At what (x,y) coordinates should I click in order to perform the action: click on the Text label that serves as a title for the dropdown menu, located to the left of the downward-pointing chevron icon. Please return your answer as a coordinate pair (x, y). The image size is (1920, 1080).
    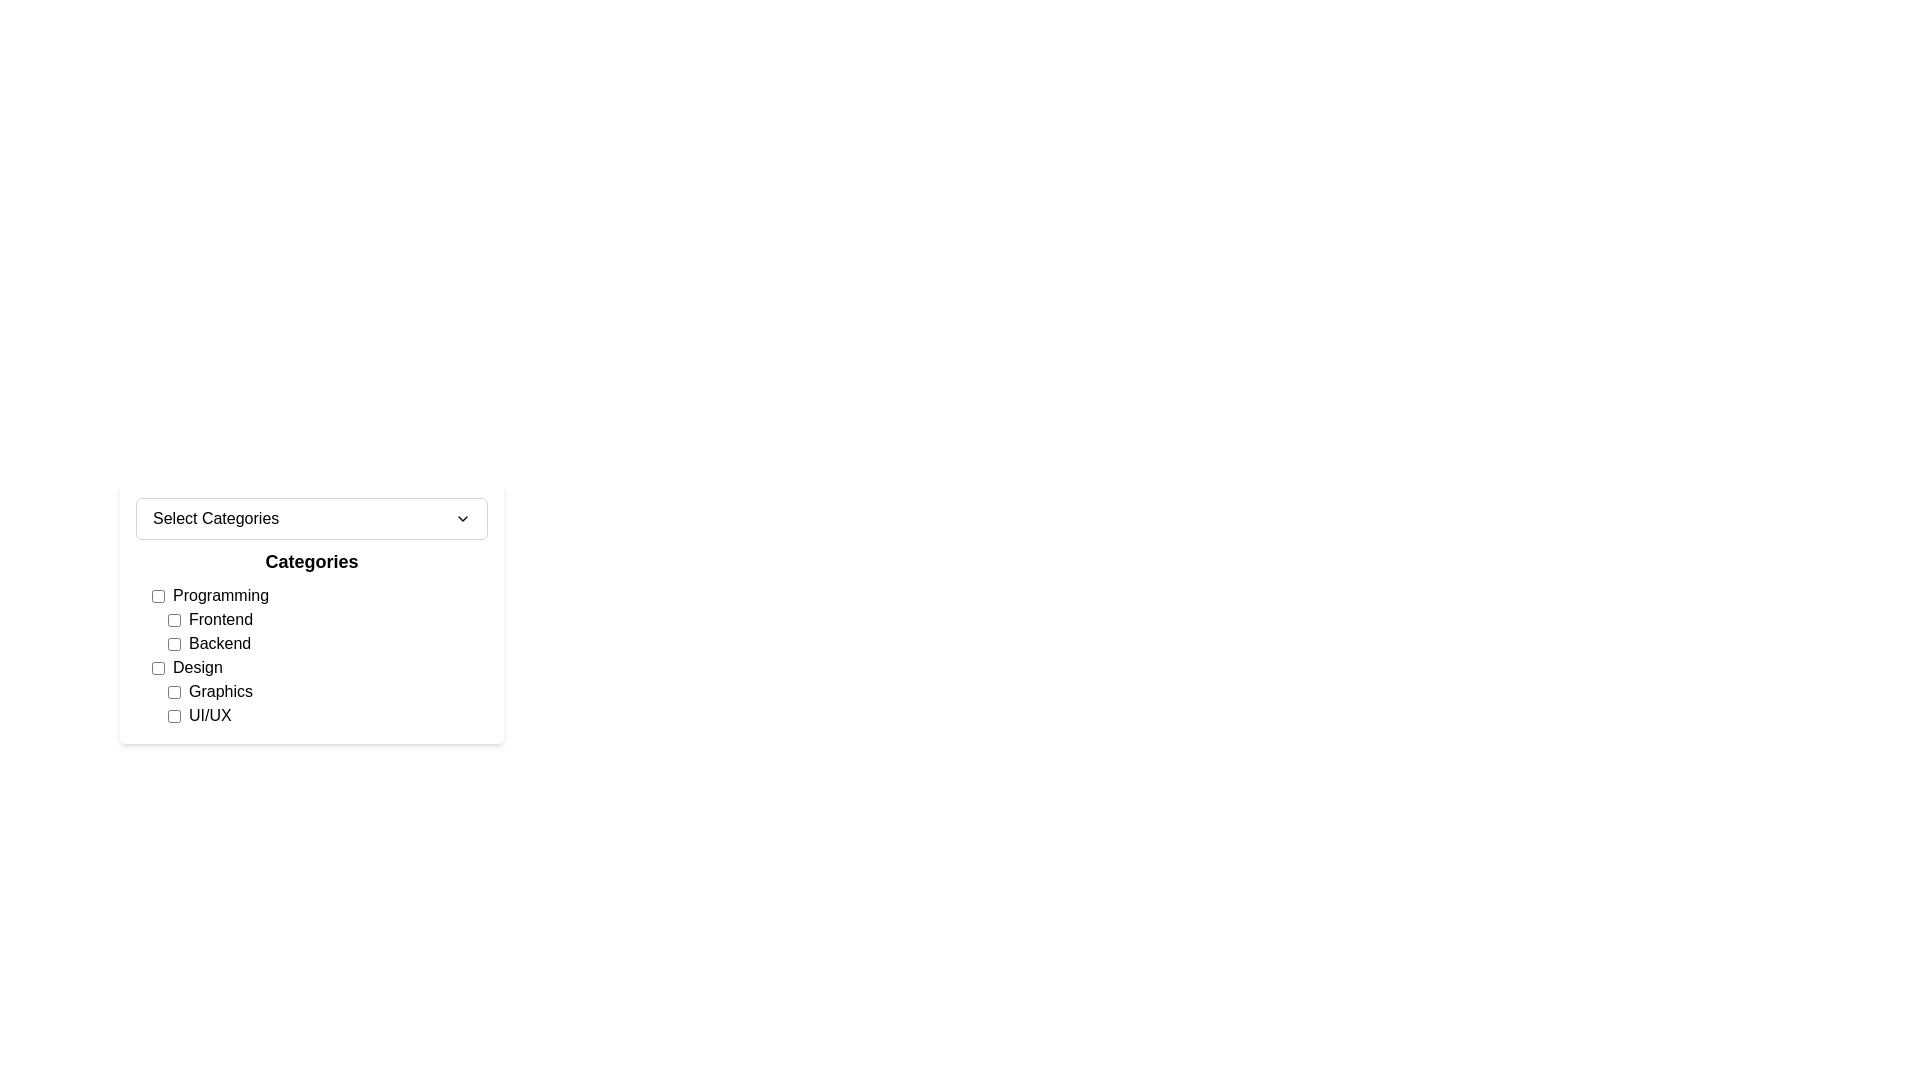
    Looking at the image, I should click on (216, 518).